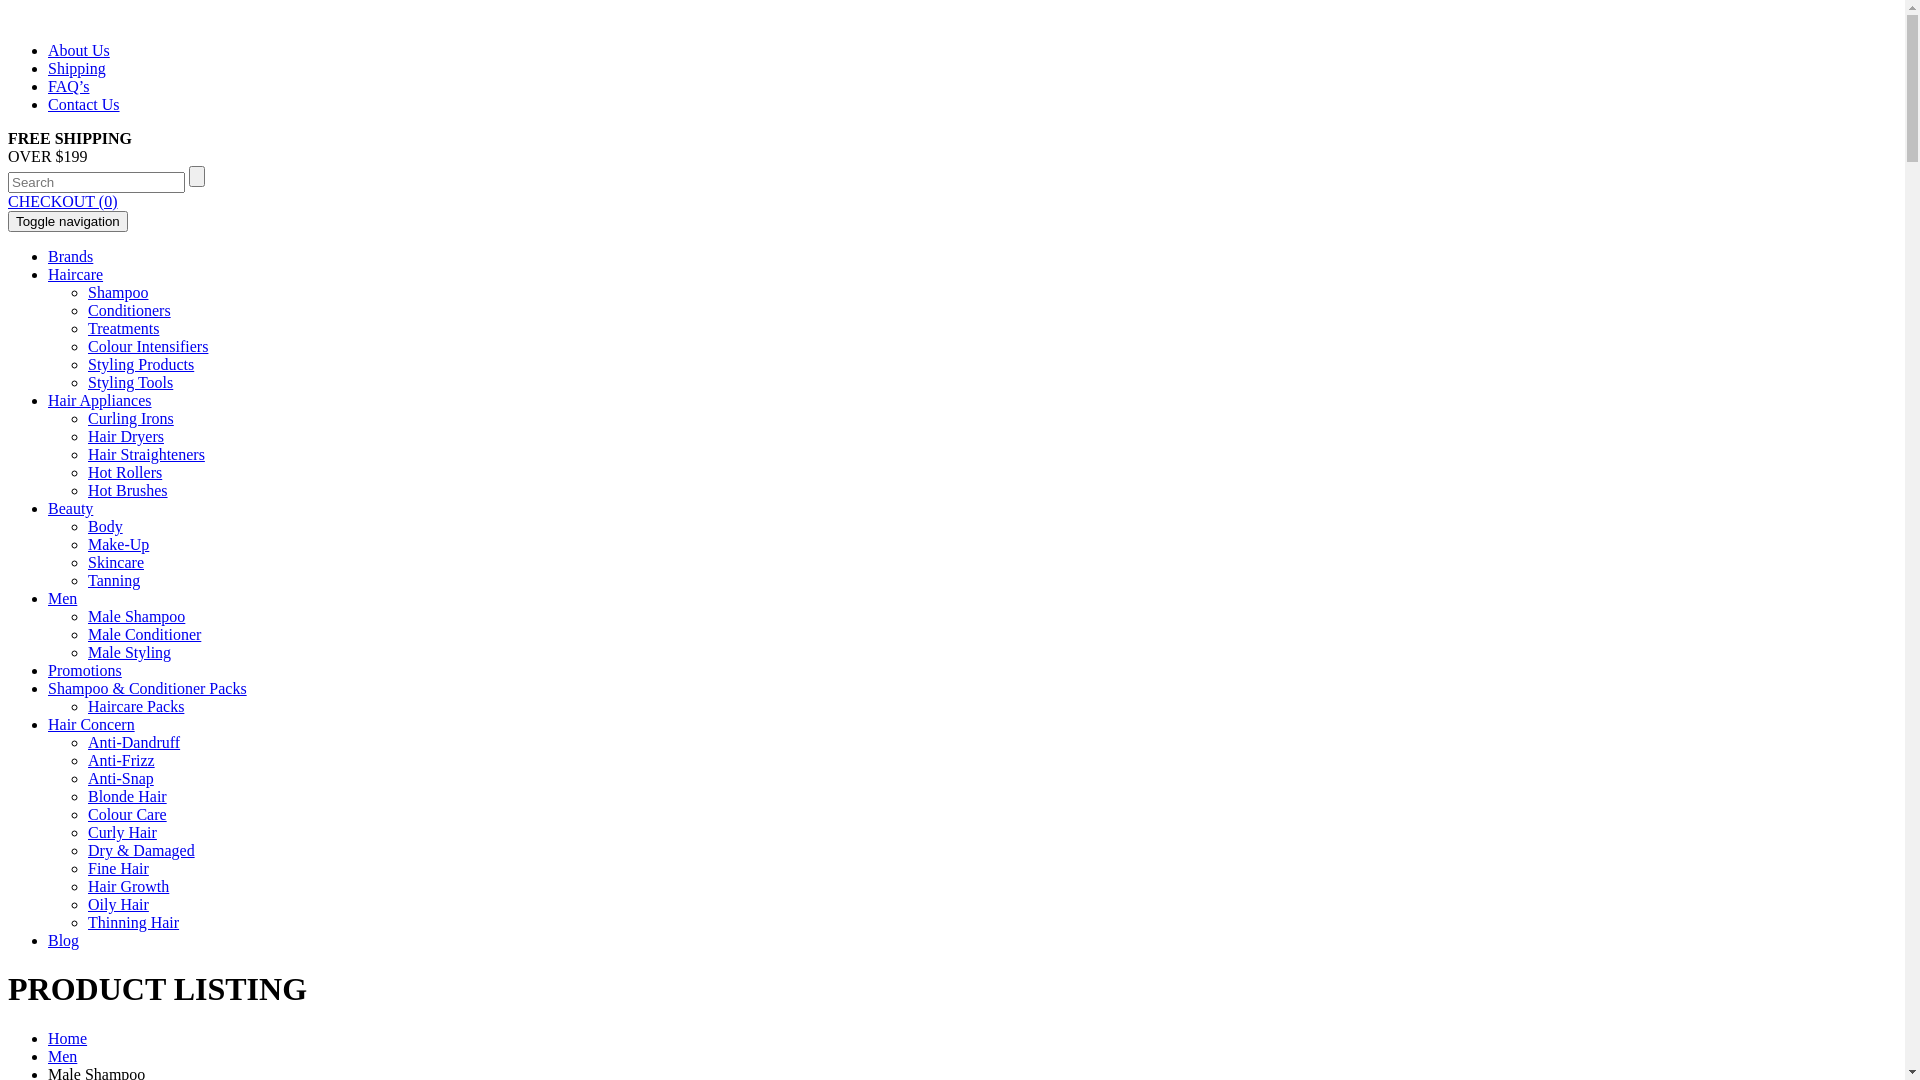 The width and height of the screenshot is (1920, 1080). What do you see at coordinates (135, 615) in the screenshot?
I see `'Male Shampoo'` at bounding box center [135, 615].